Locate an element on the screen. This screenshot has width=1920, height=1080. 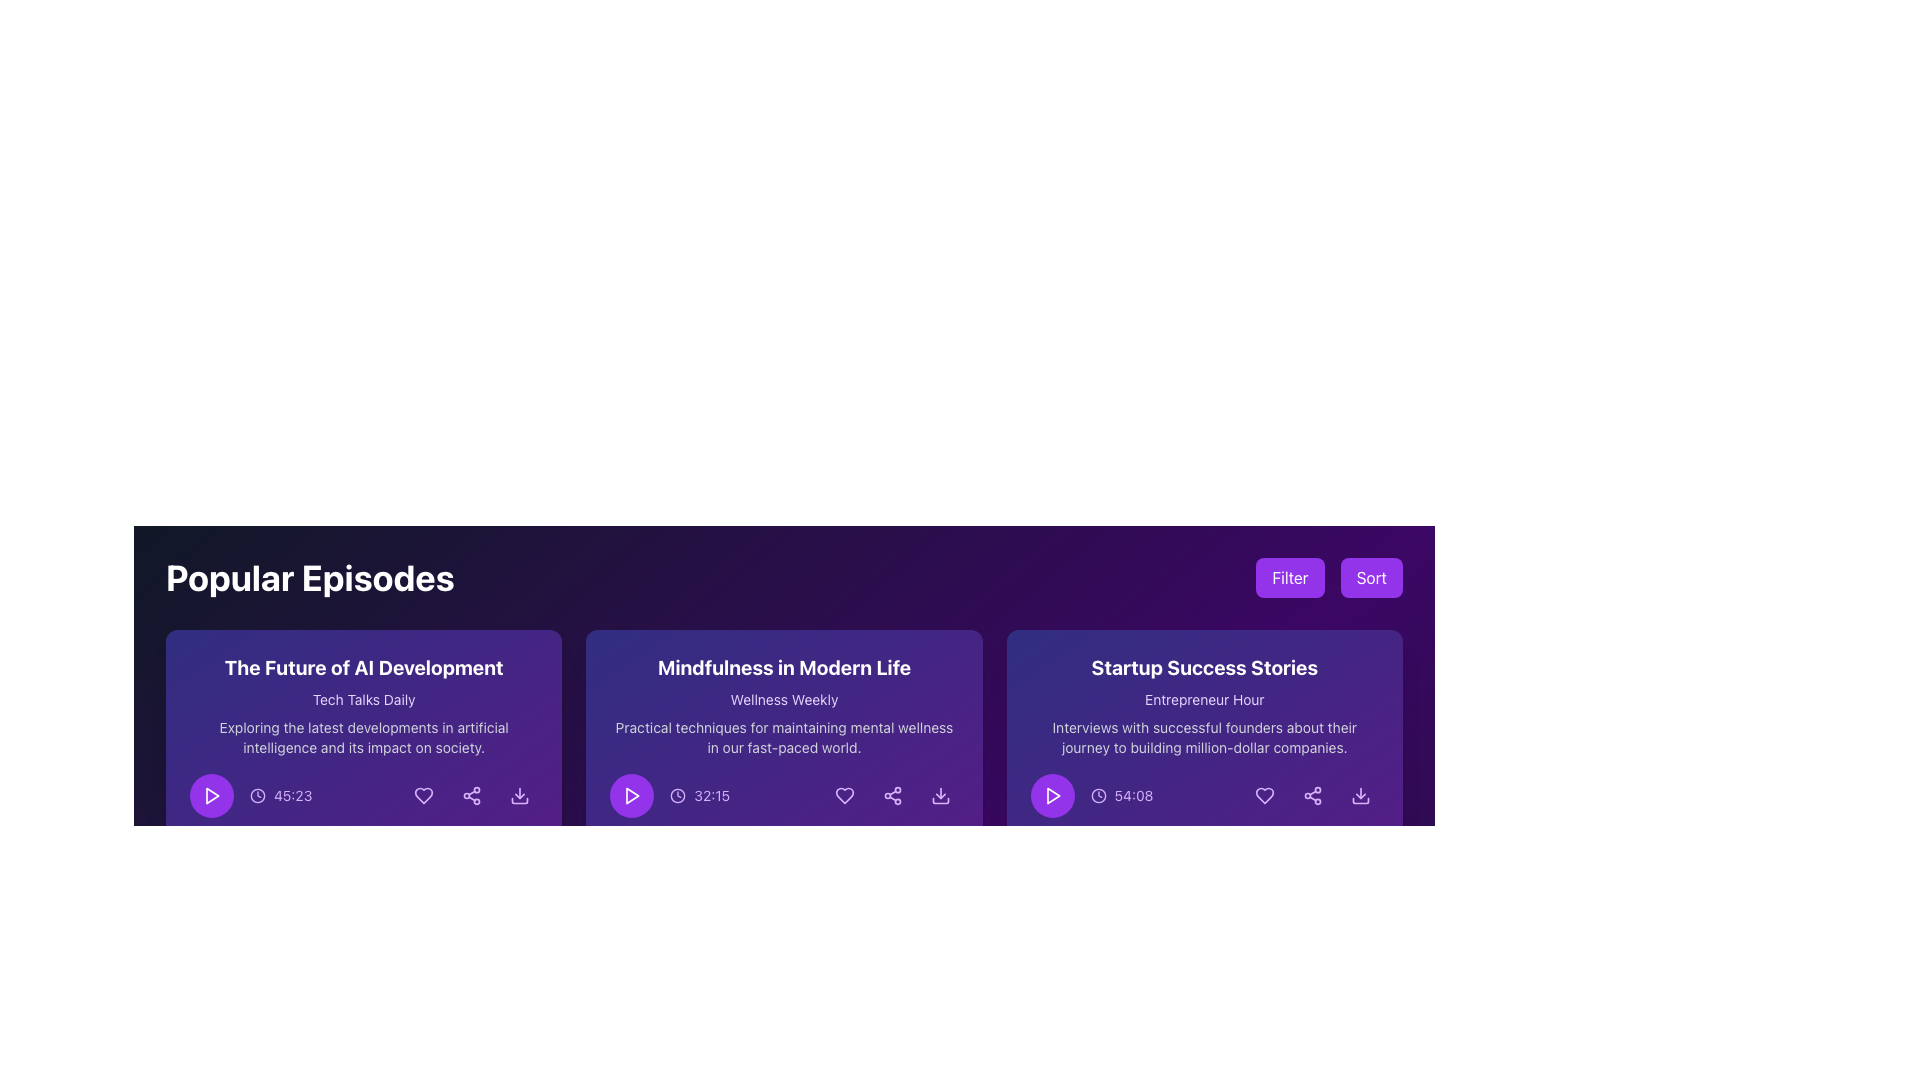
the download icon button located in the bottom-right corner of the 'Mindfulness in Modern Life' card is located at coordinates (939, 794).